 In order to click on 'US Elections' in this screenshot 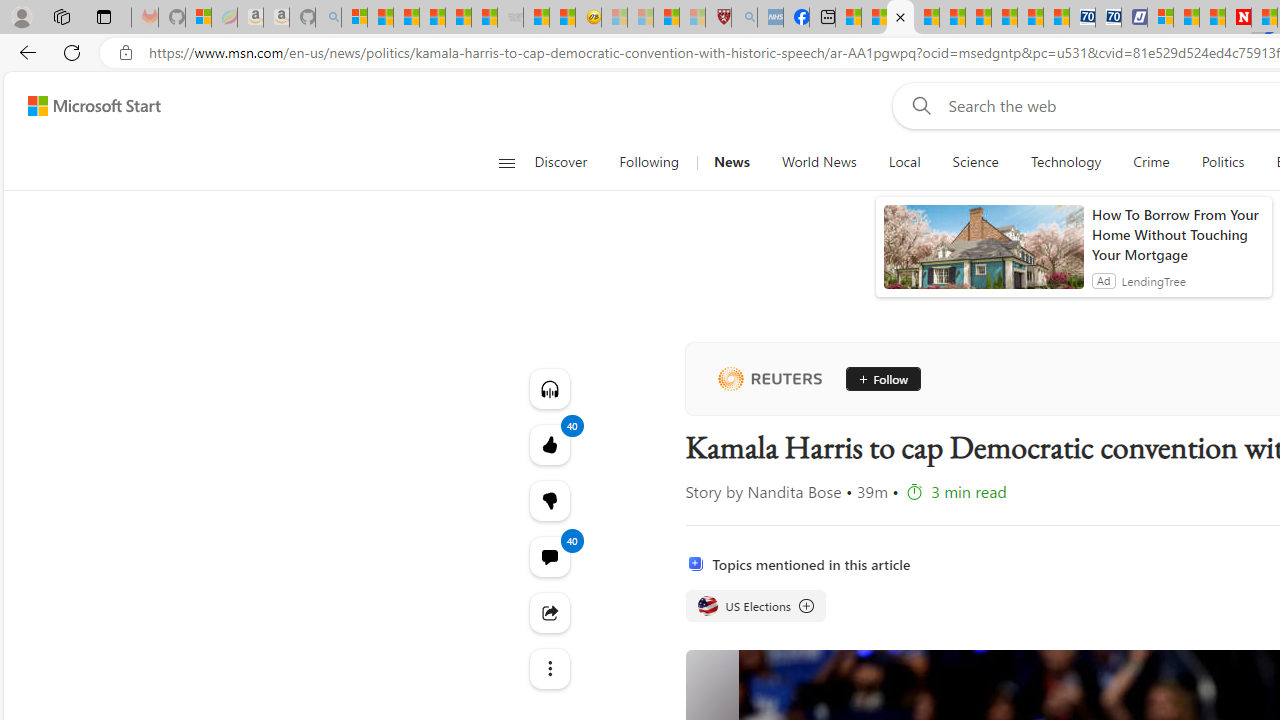, I will do `click(754, 604)`.